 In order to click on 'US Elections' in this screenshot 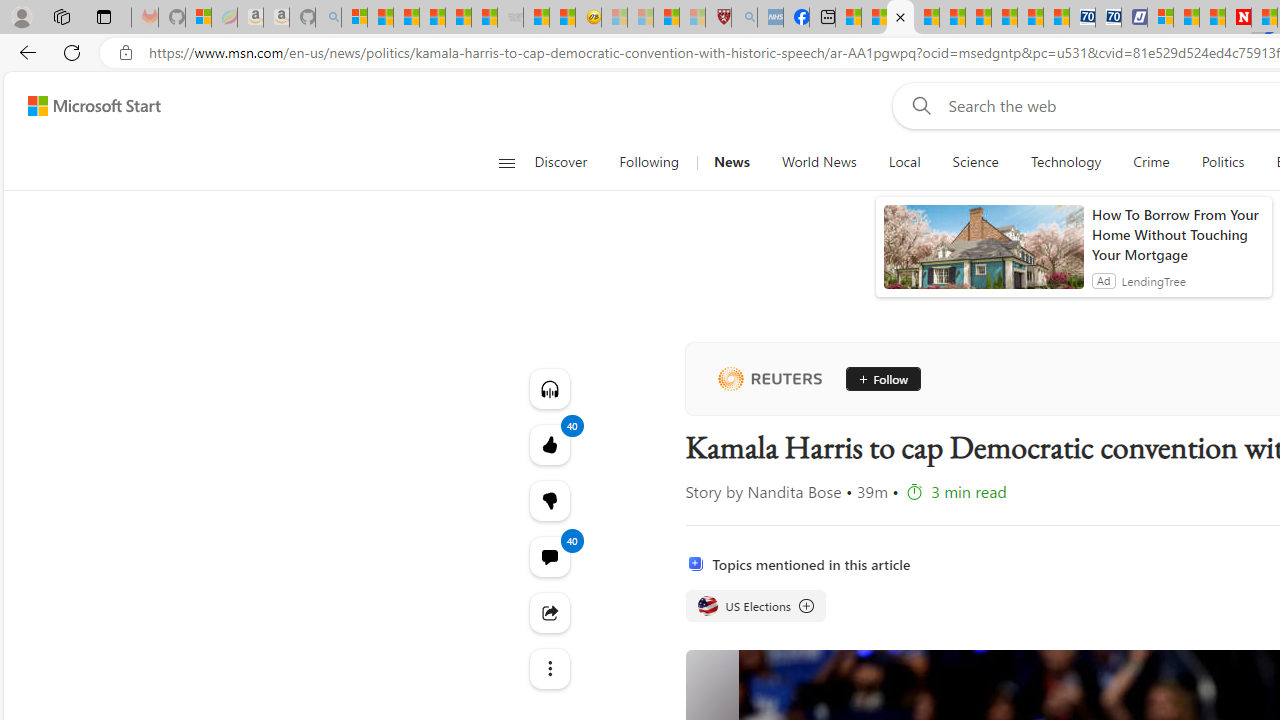, I will do `click(754, 604)`.